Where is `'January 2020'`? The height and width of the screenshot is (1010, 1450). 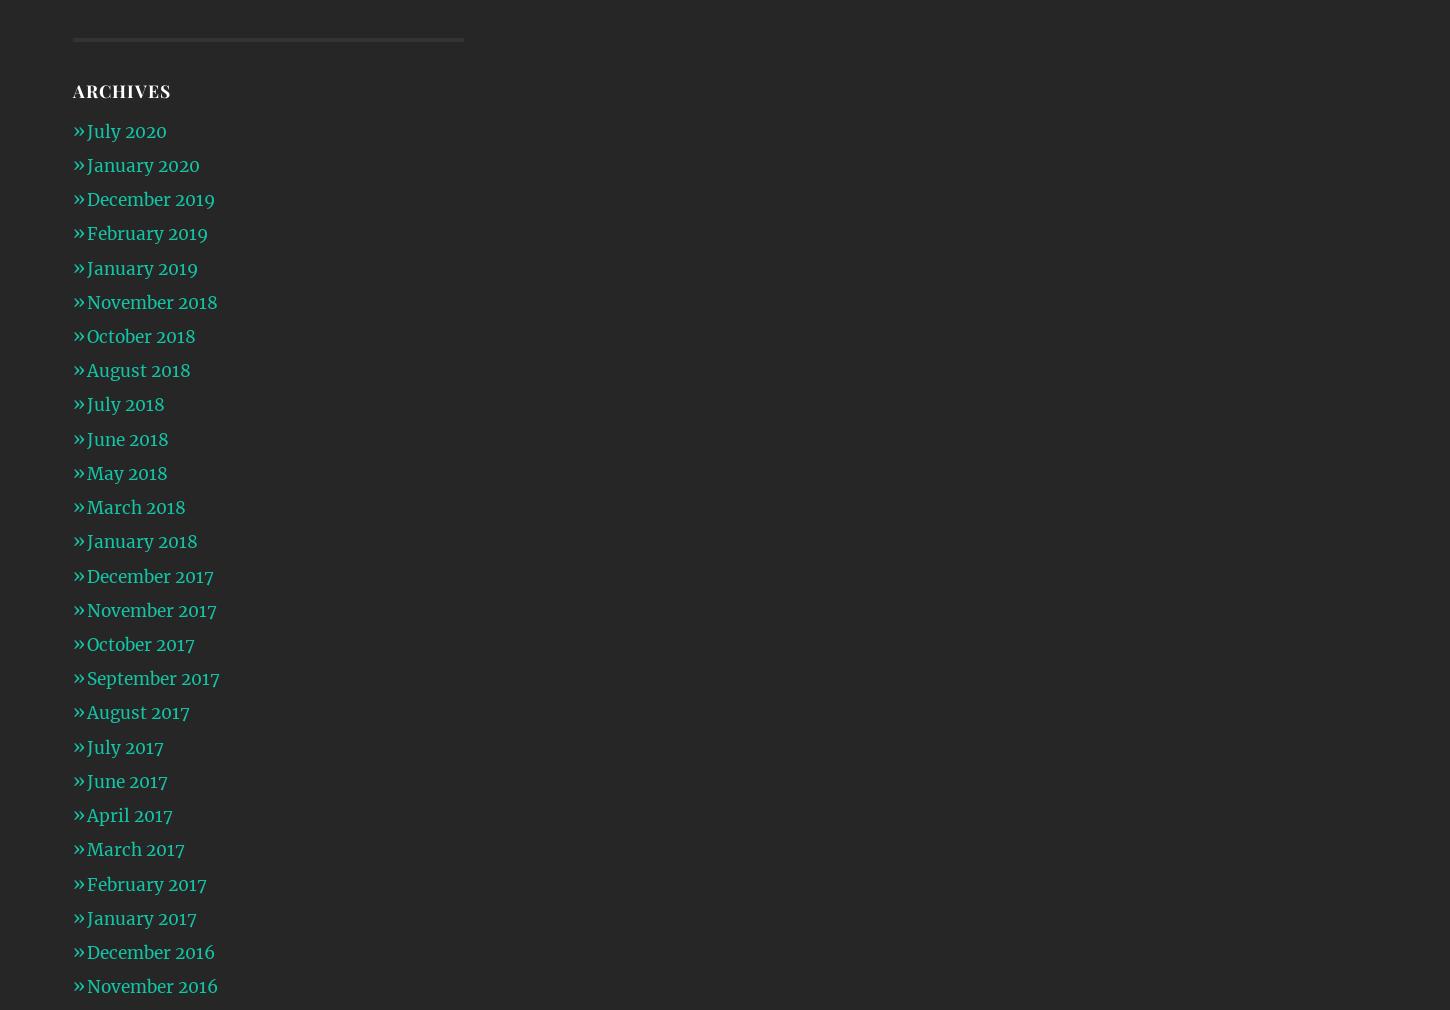
'January 2020' is located at coordinates (85, 164).